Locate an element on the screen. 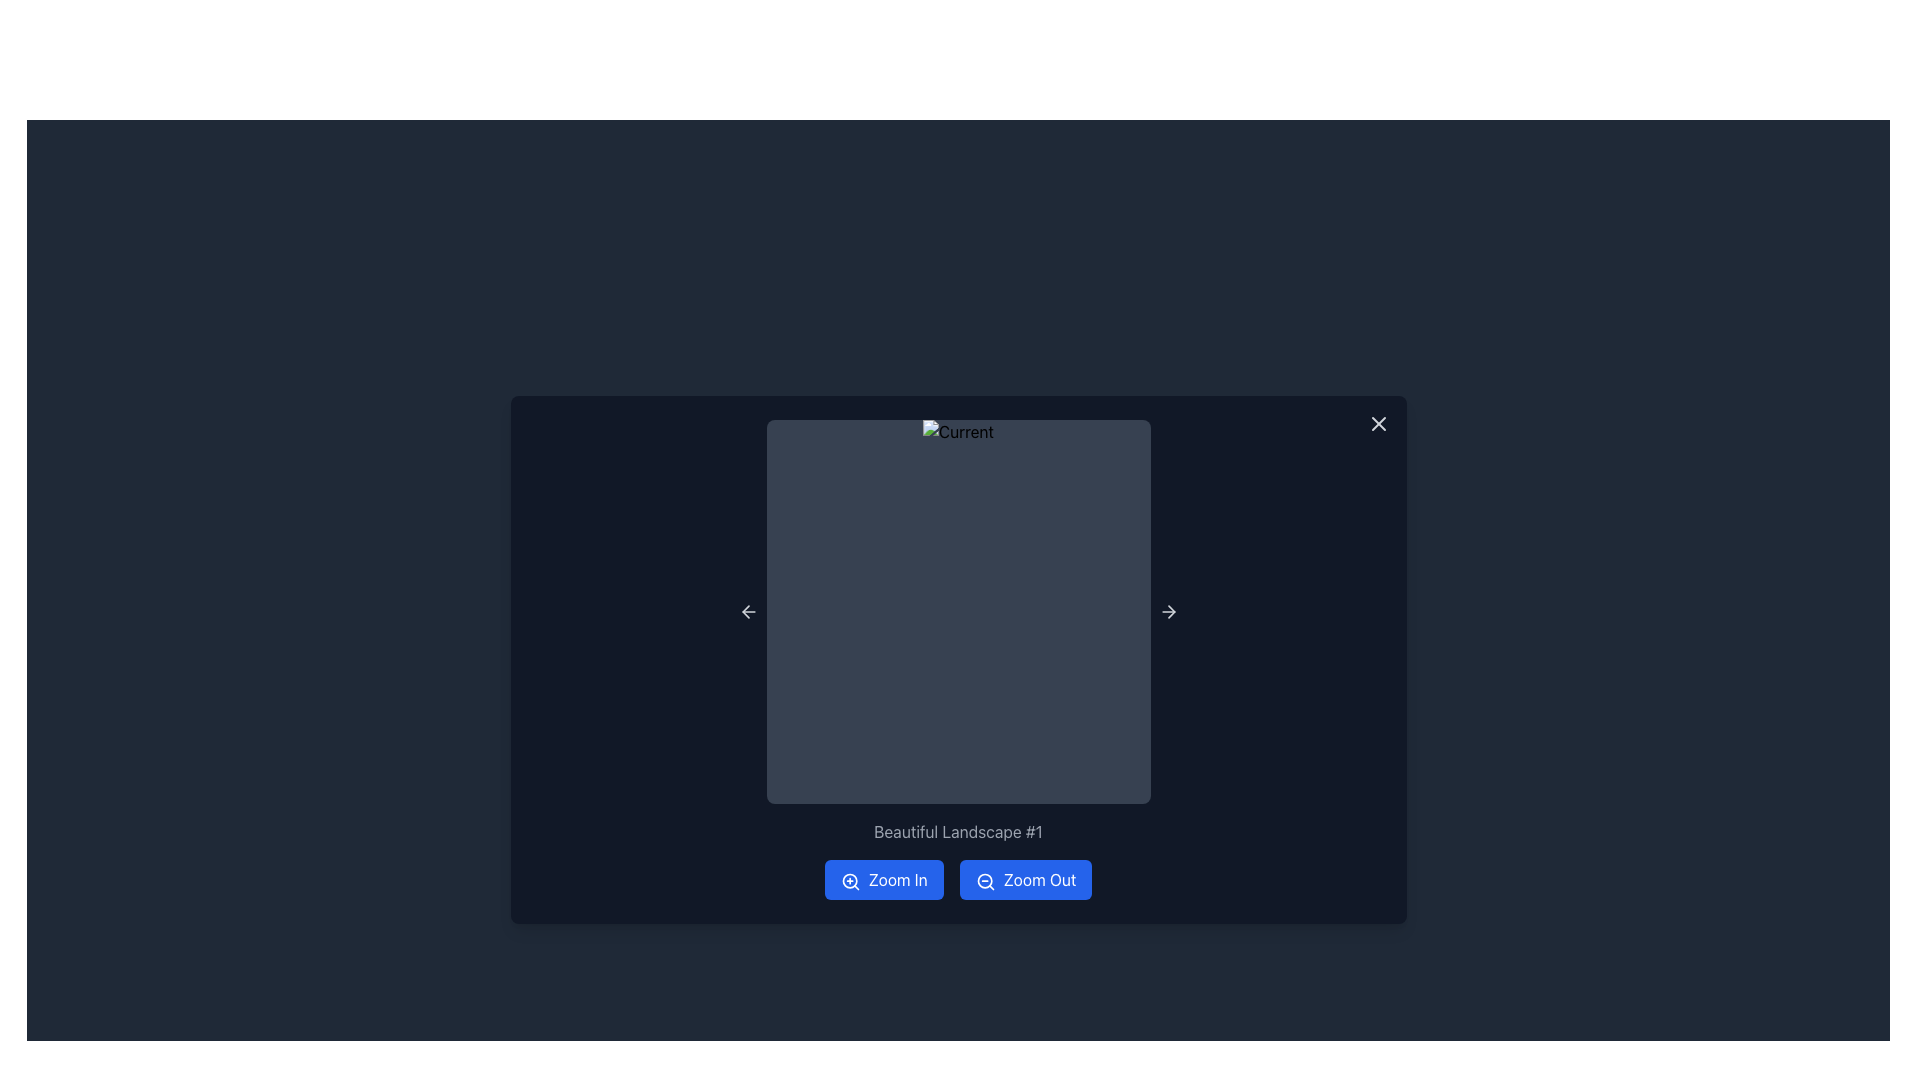  the Close Button, which is a small 'X' icon located at the top-right corner of the interactive modal is located at coordinates (1377, 423).